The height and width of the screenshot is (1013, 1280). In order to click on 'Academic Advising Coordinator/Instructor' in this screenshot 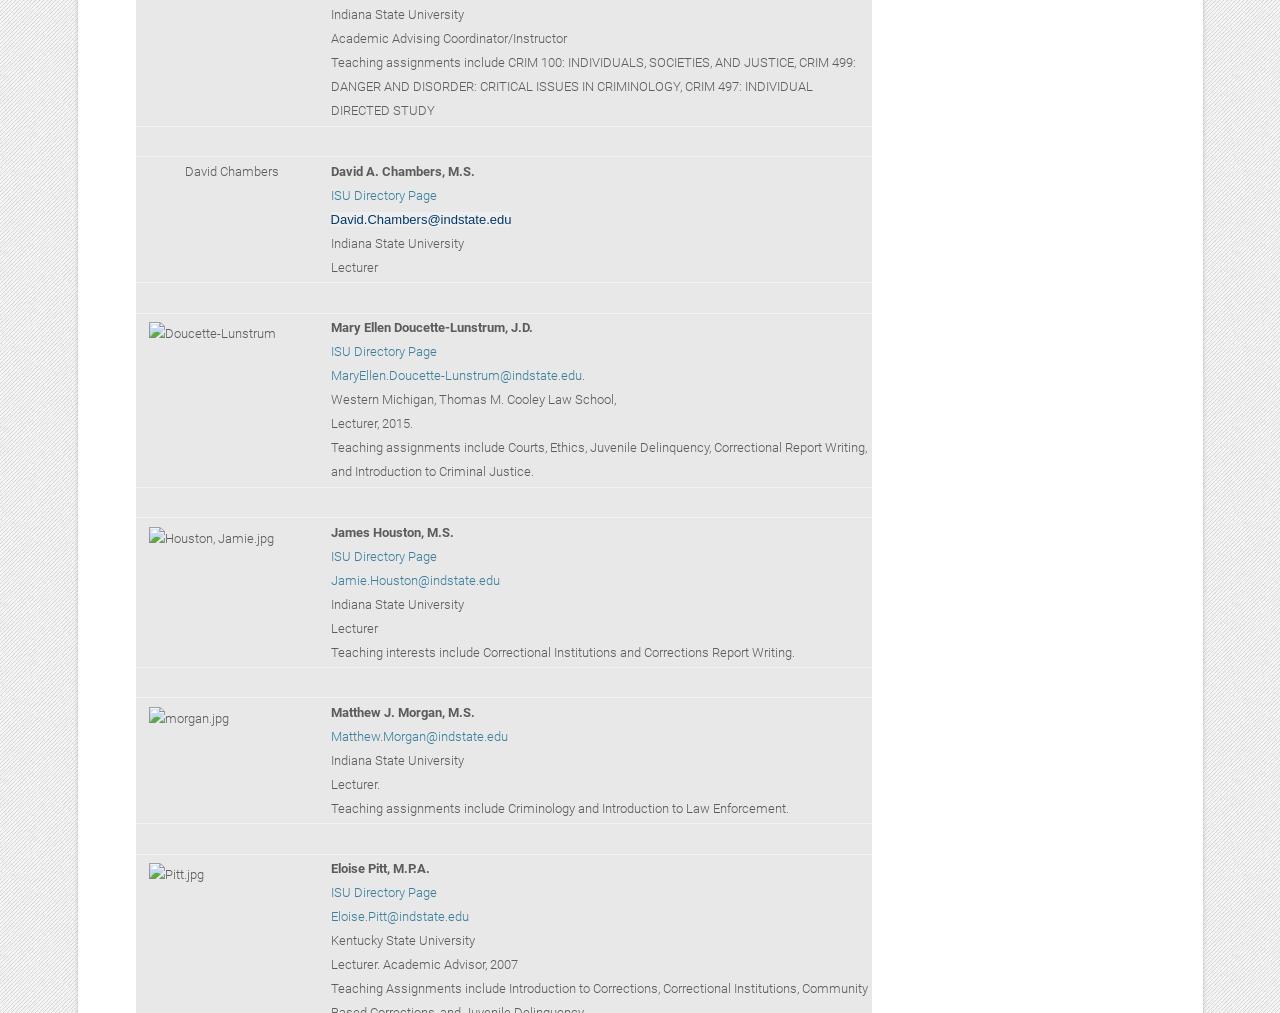, I will do `click(447, 37)`.